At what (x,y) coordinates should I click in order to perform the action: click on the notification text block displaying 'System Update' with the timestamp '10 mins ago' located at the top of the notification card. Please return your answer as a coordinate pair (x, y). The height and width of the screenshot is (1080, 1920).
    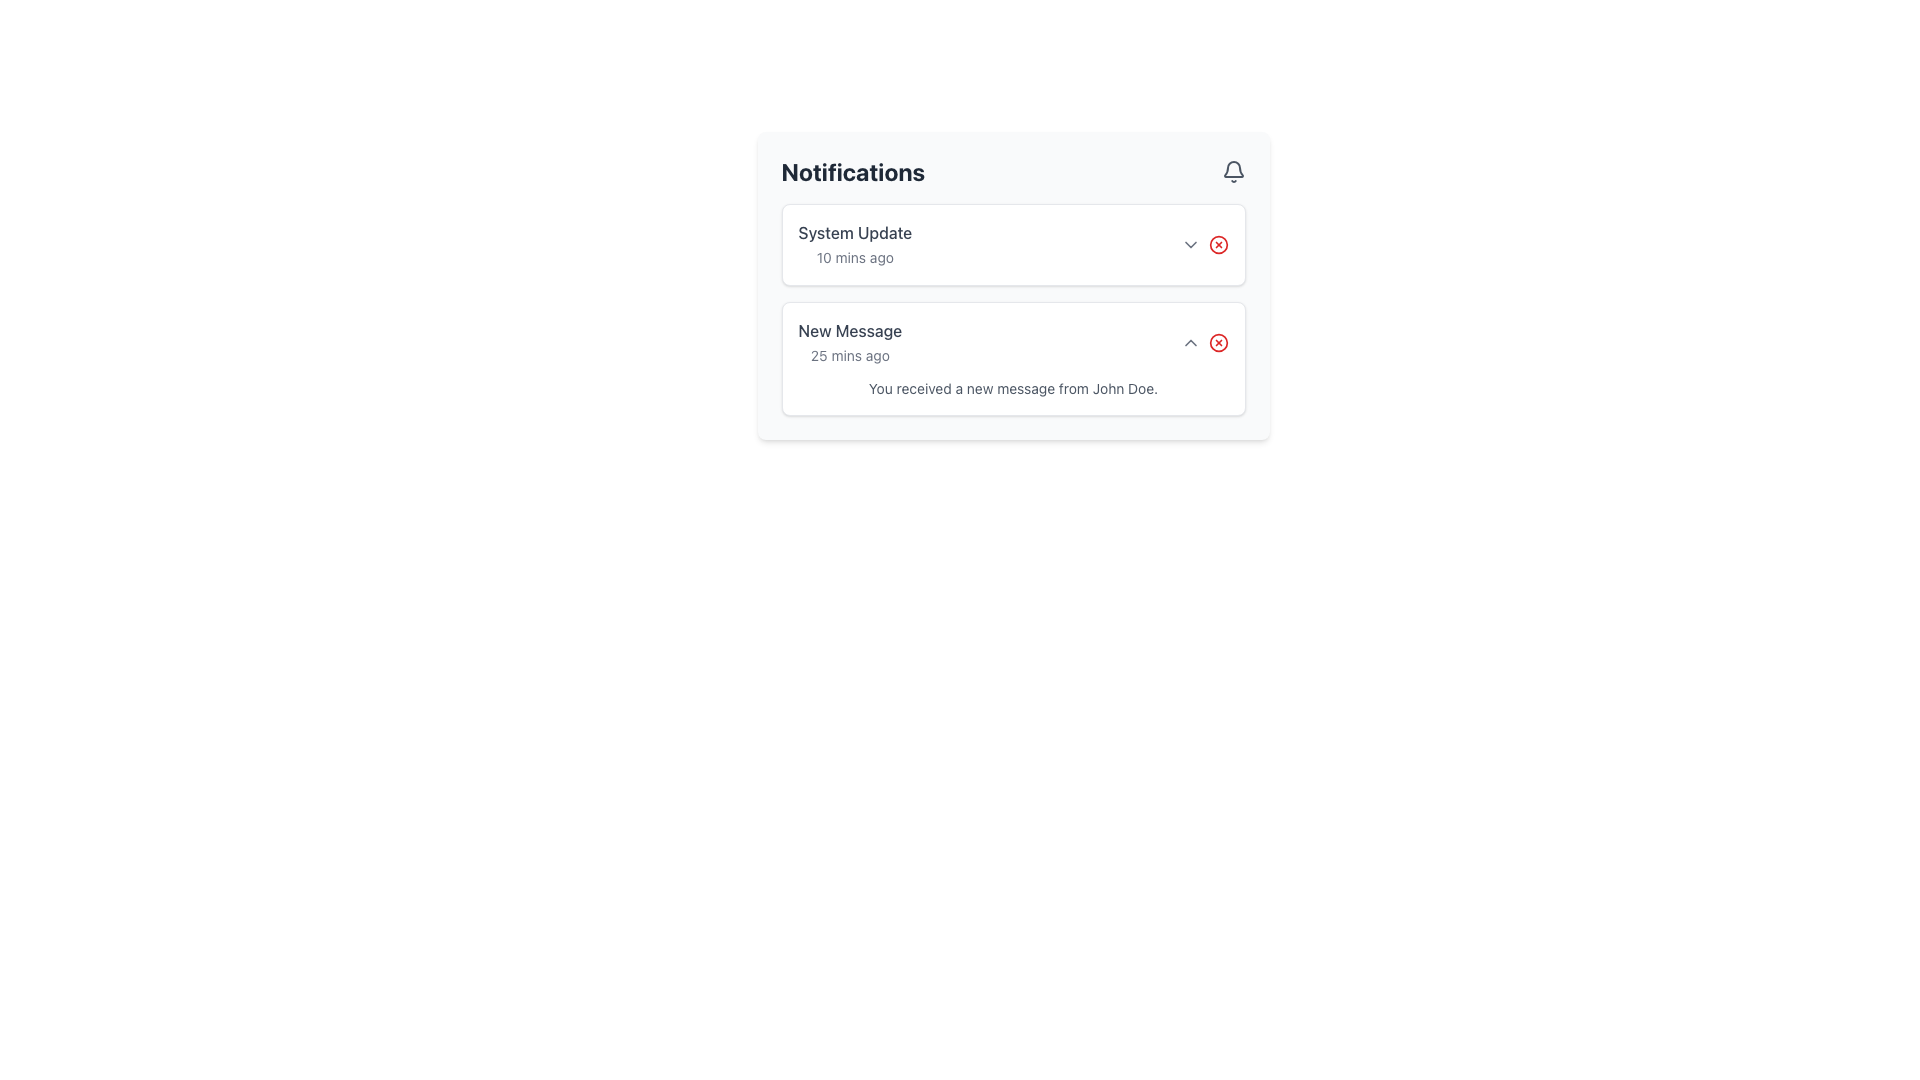
    Looking at the image, I should click on (855, 244).